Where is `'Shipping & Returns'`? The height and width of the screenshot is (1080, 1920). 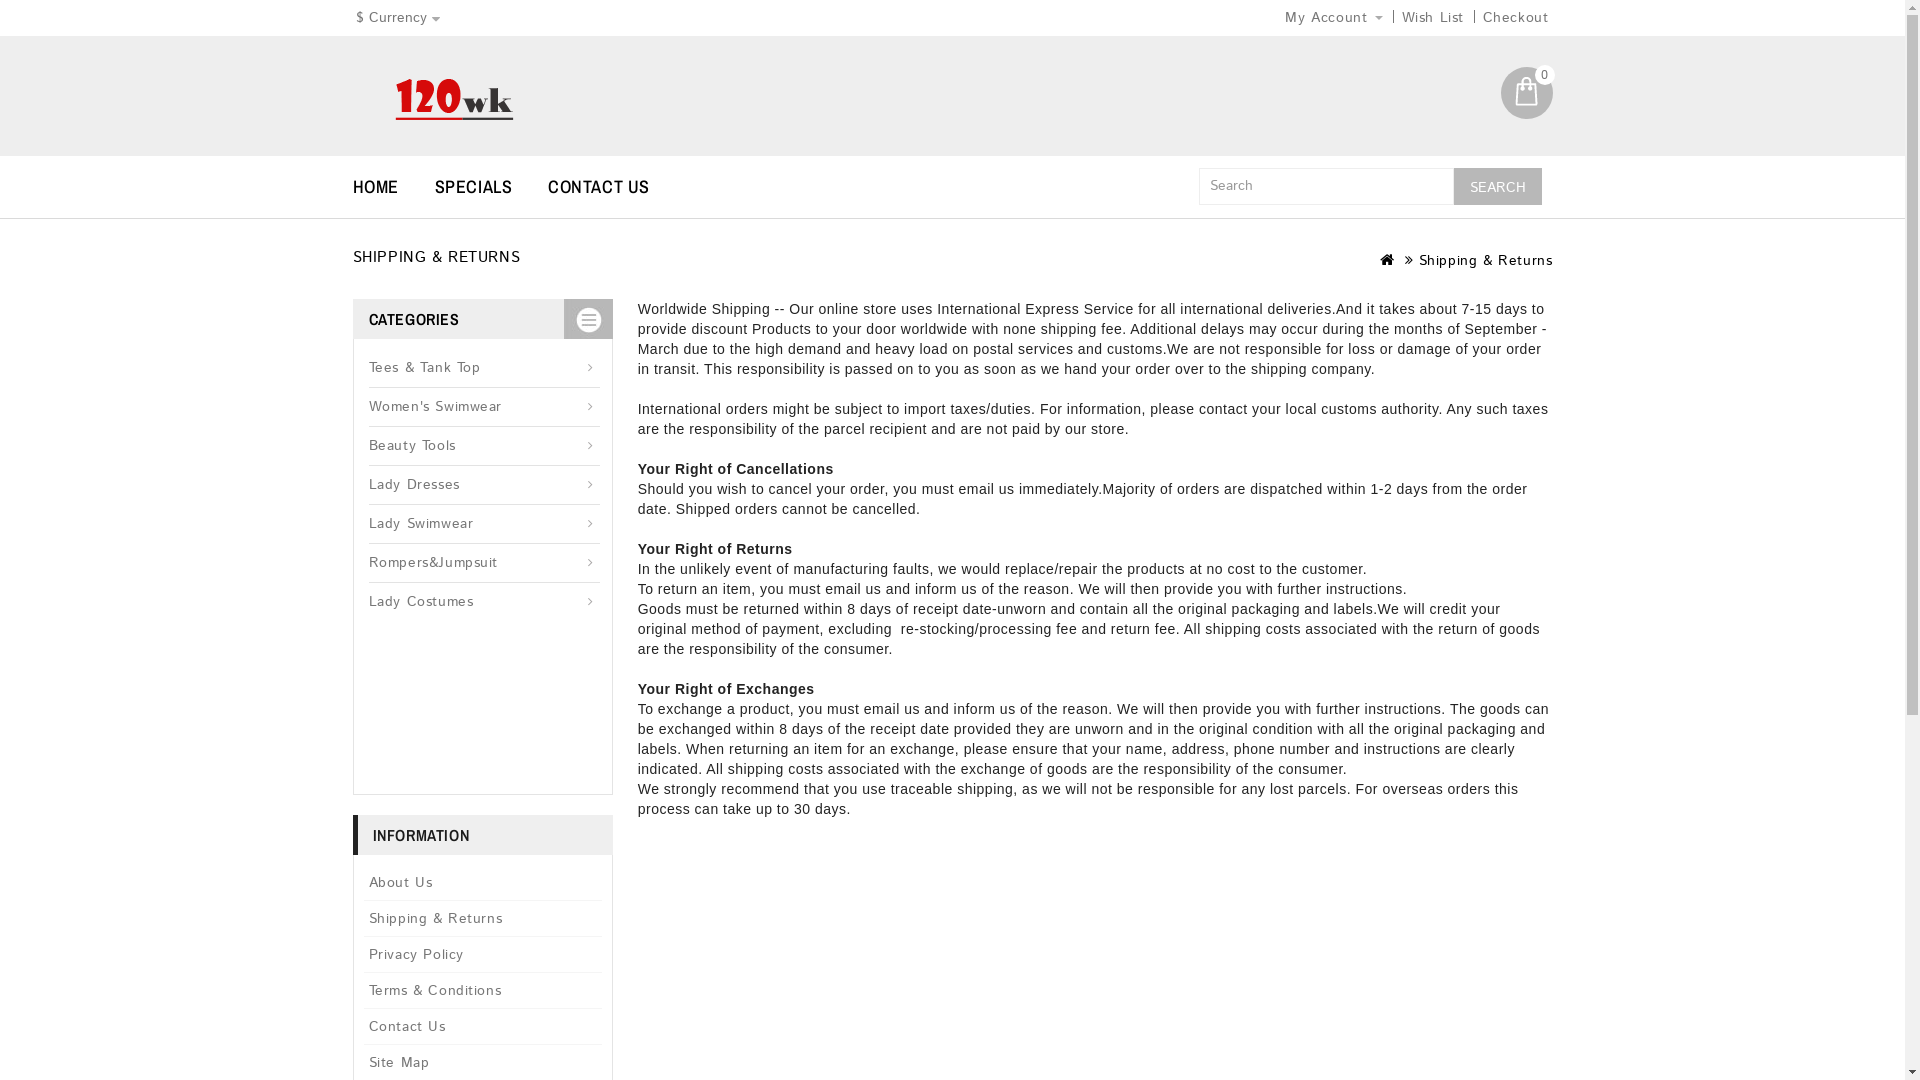
'Shipping & Returns' is located at coordinates (483, 918).